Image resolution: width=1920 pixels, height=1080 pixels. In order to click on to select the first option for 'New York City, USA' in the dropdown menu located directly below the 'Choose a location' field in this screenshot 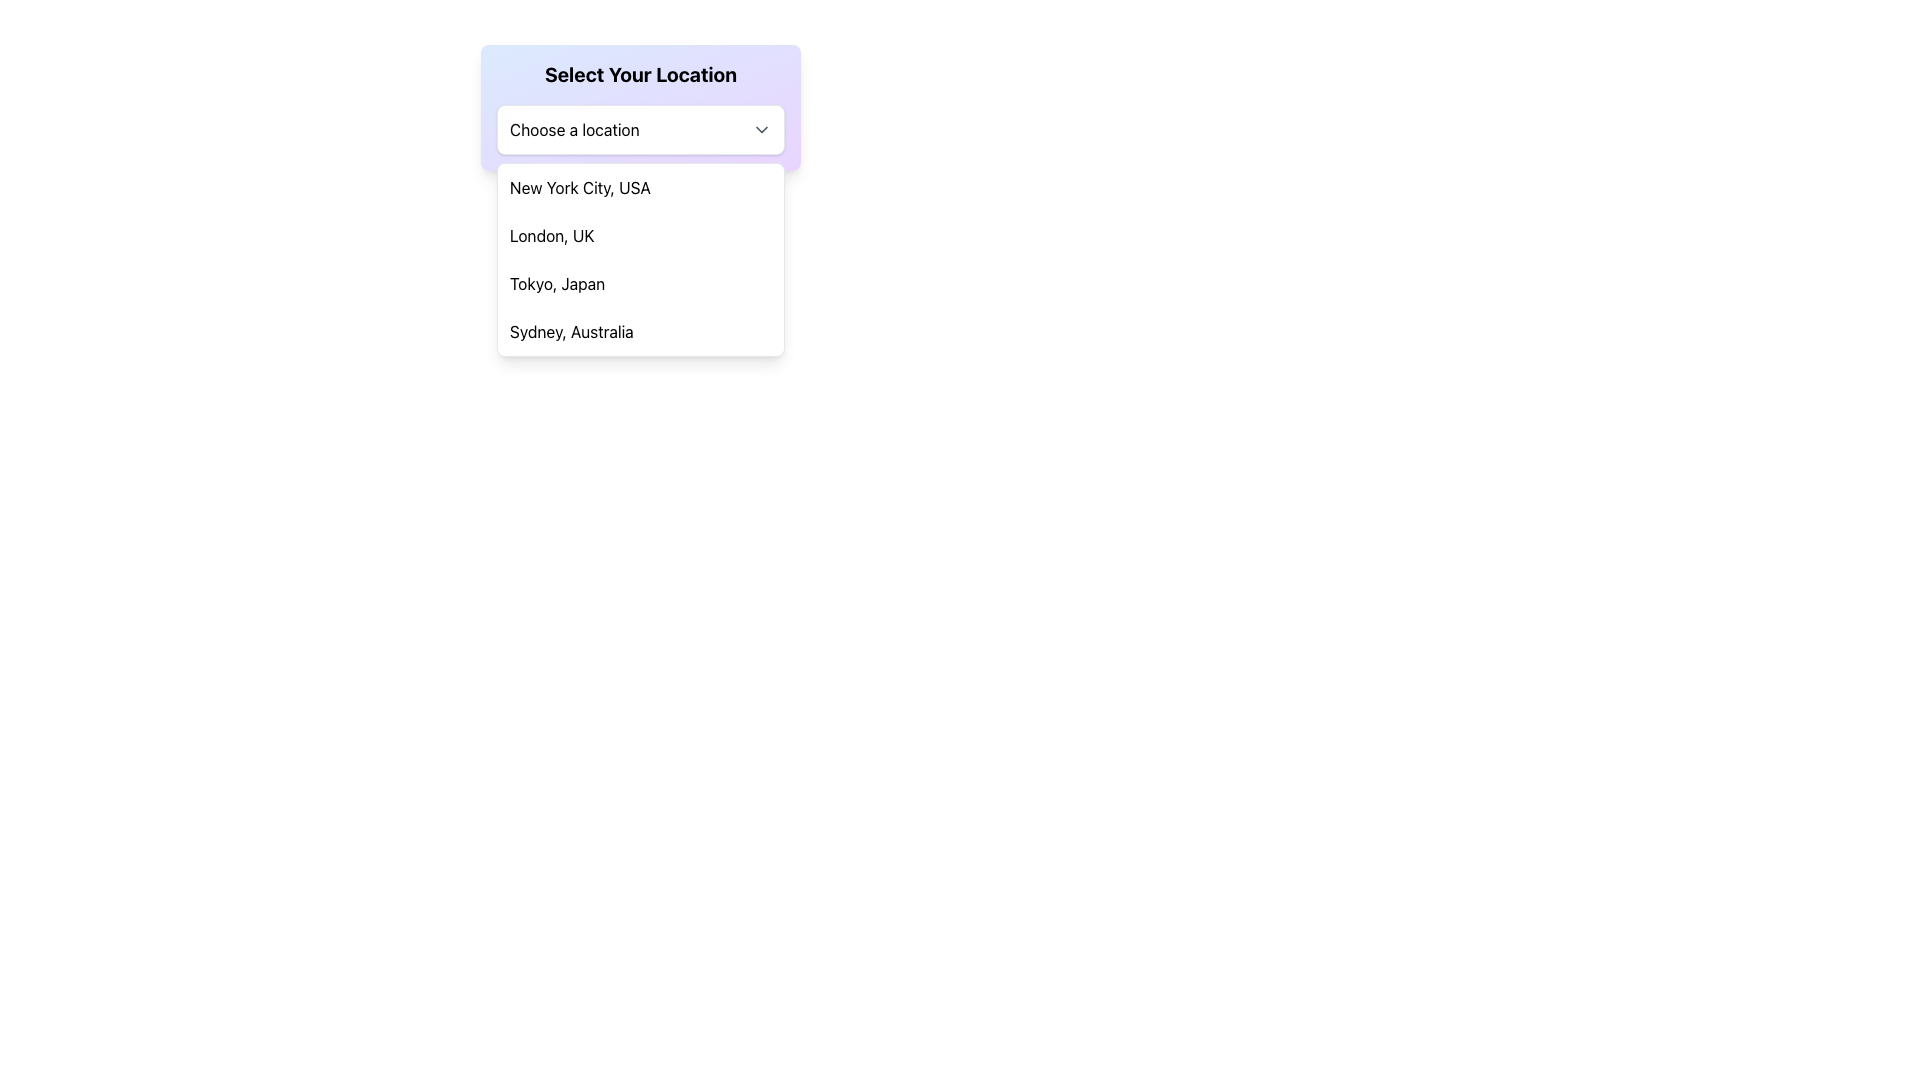, I will do `click(641, 188)`.